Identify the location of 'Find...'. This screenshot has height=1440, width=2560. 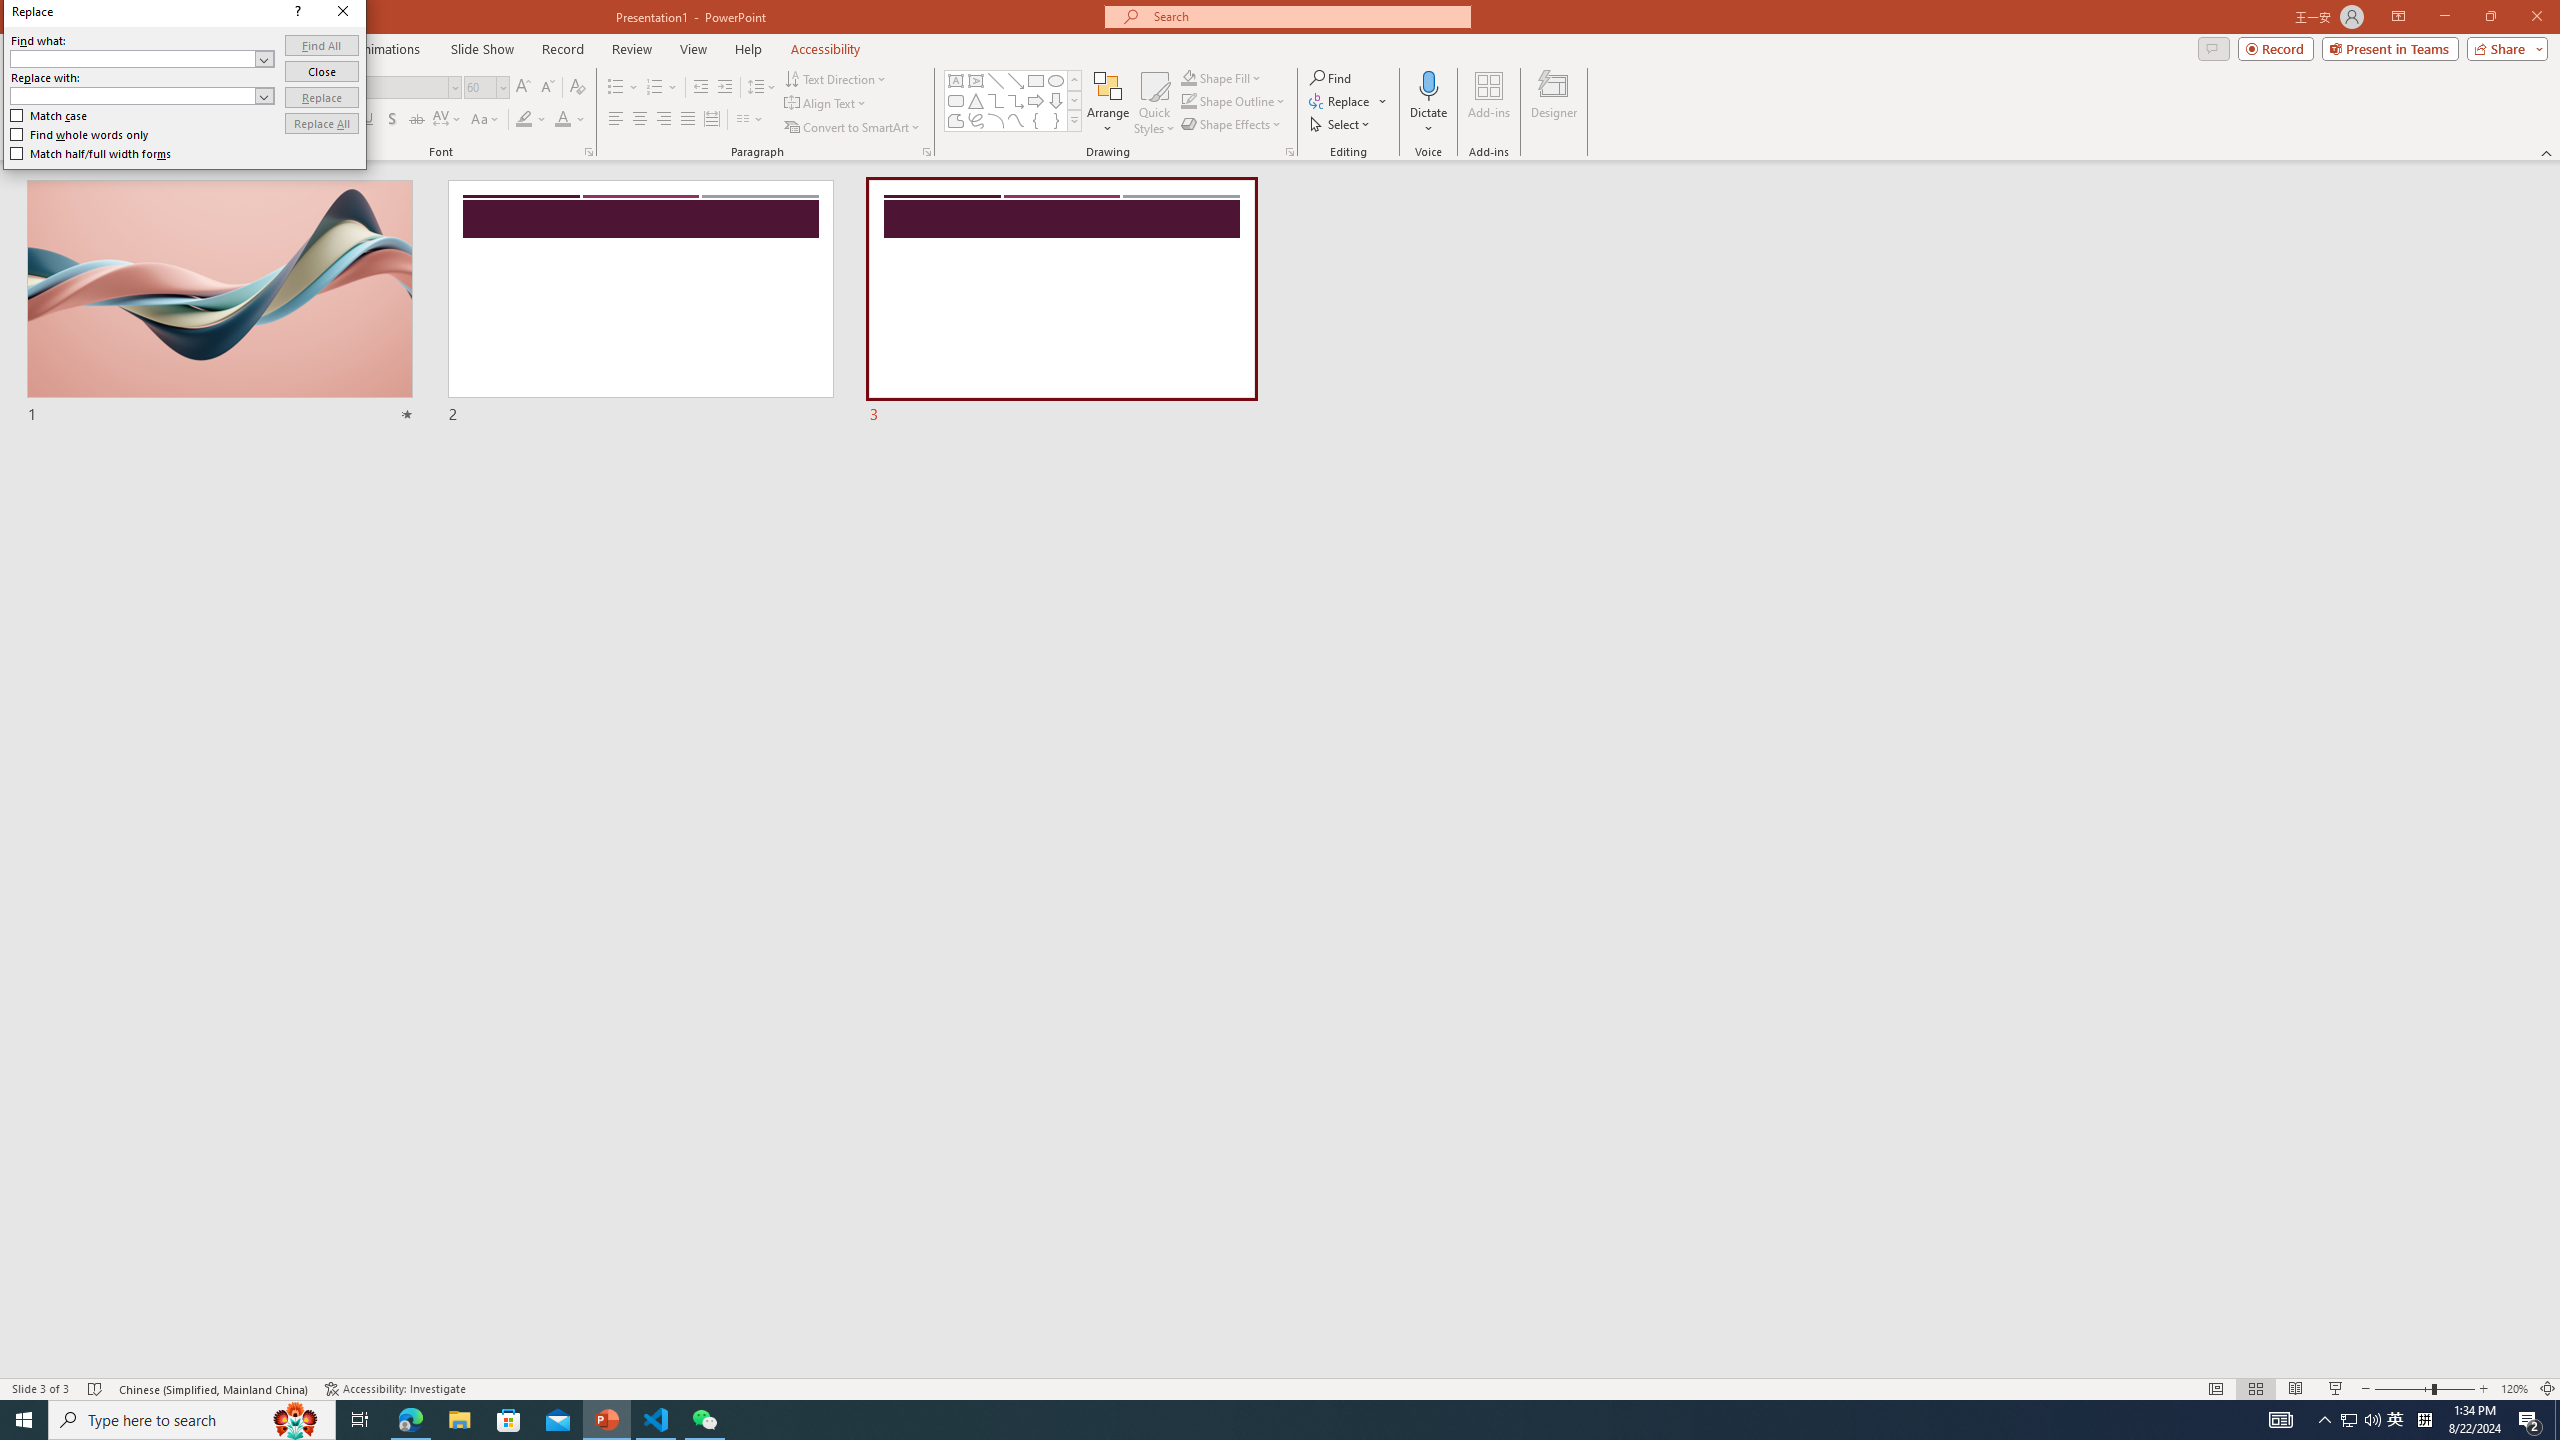
(1330, 77).